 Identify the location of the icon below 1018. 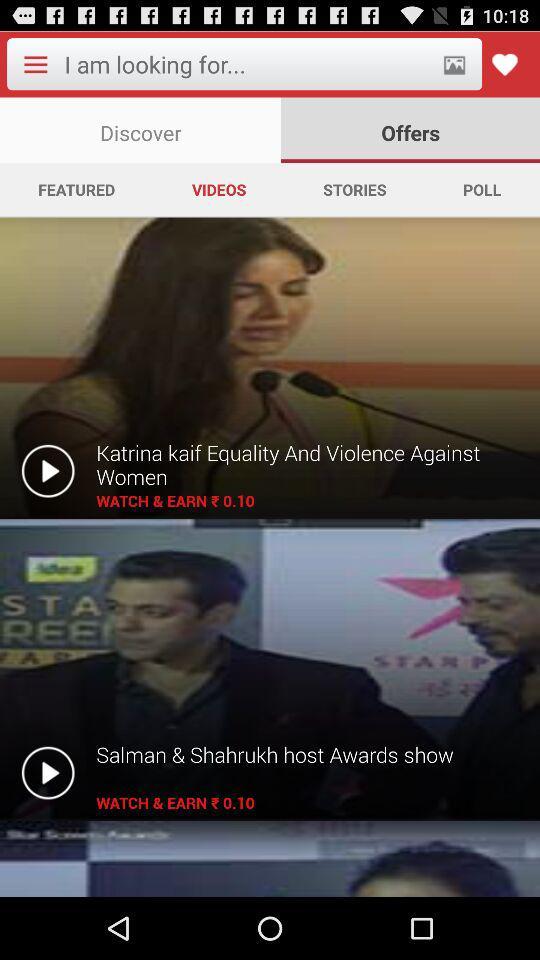
(504, 64).